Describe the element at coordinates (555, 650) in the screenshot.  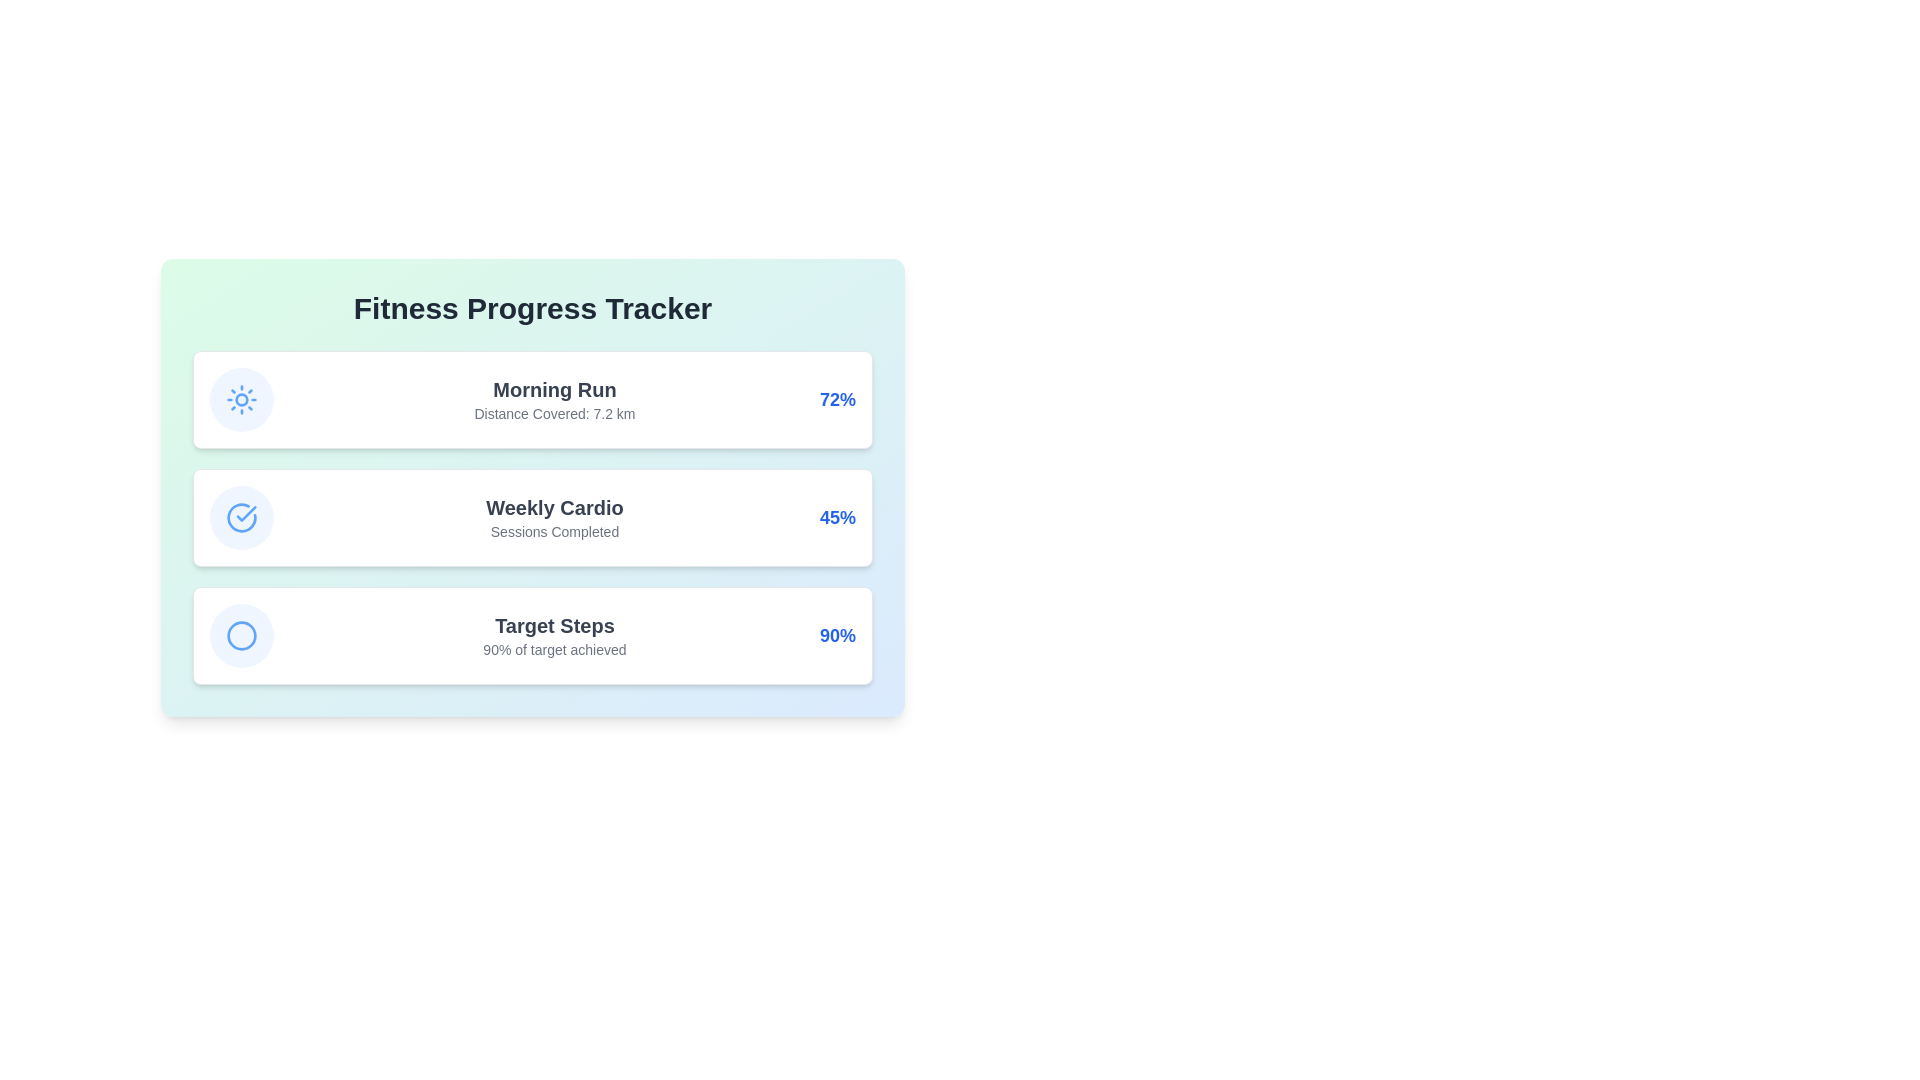
I see `the text label displaying '90% of target achieved', which is styled in gray and positioned below the 'Target Steps' text in the information block` at that location.